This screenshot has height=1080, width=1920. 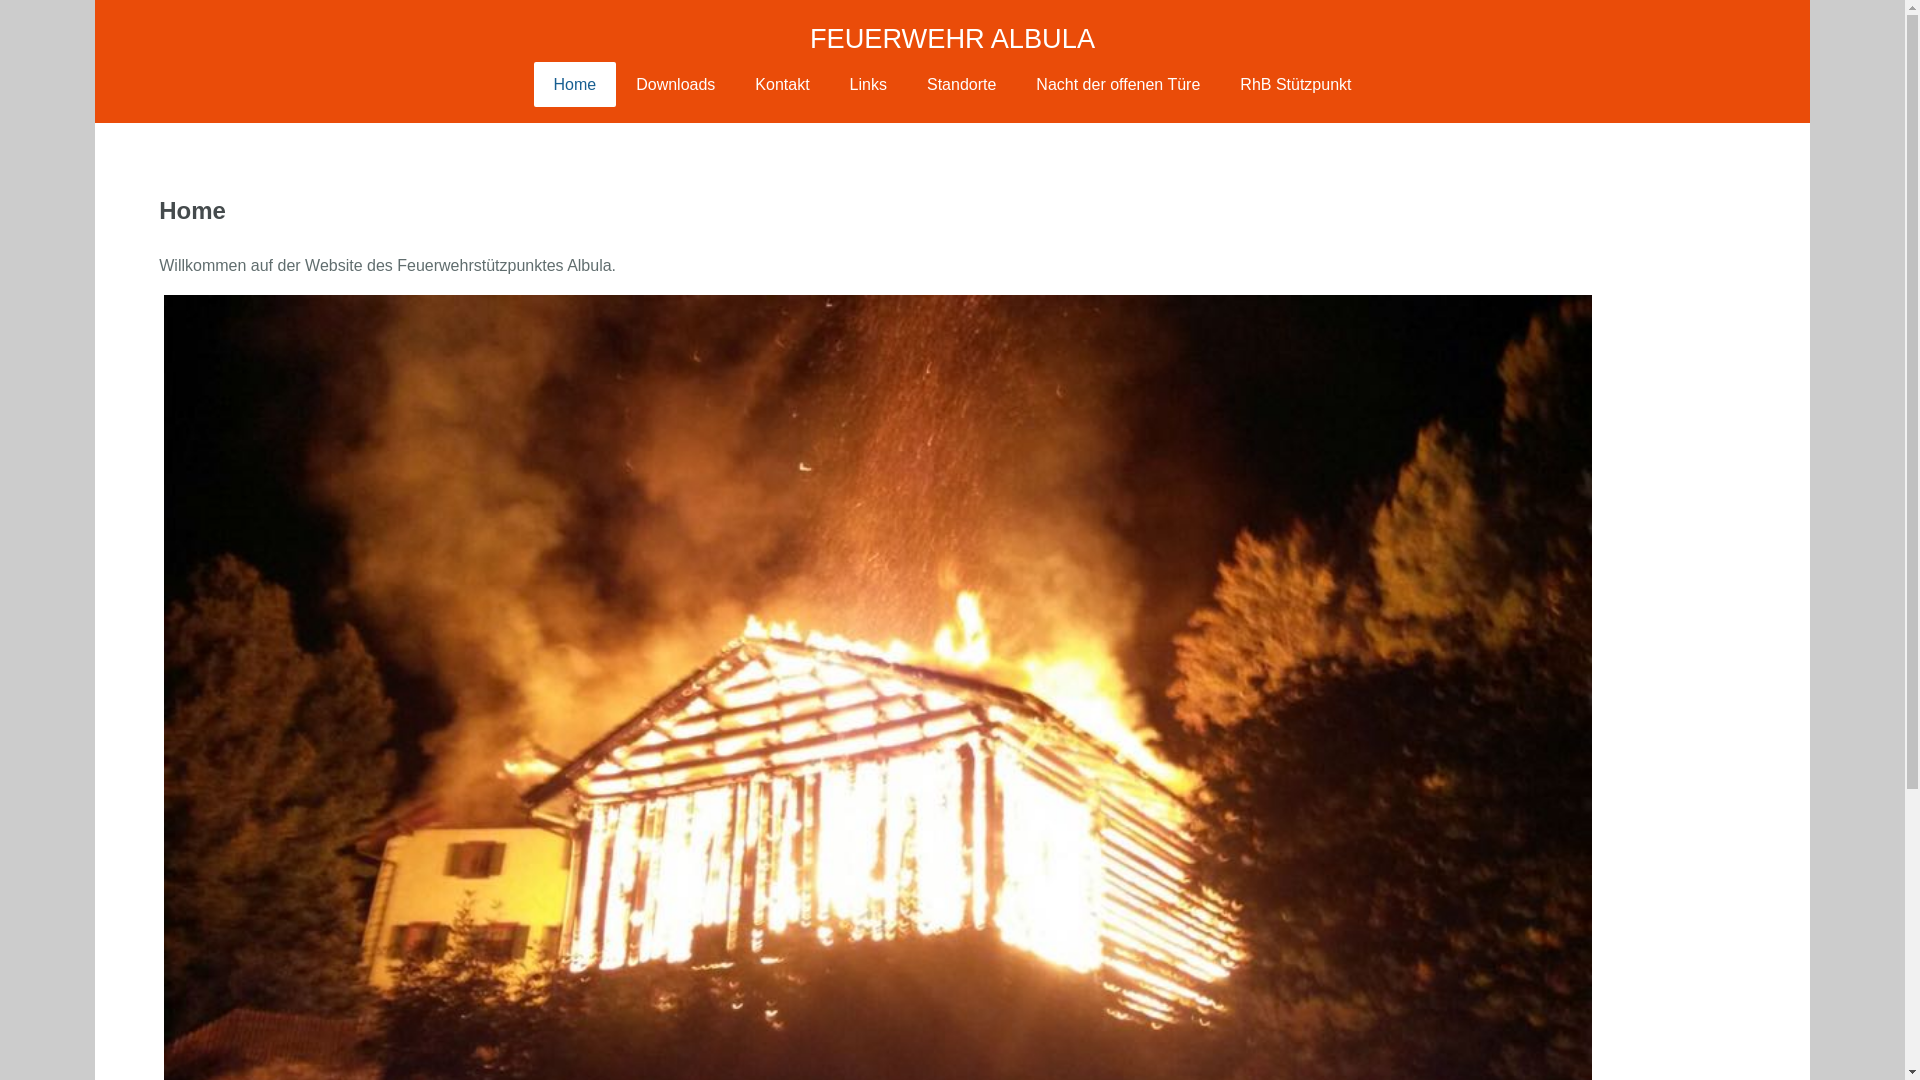 I want to click on 'Kontakt', so click(x=781, y=83).